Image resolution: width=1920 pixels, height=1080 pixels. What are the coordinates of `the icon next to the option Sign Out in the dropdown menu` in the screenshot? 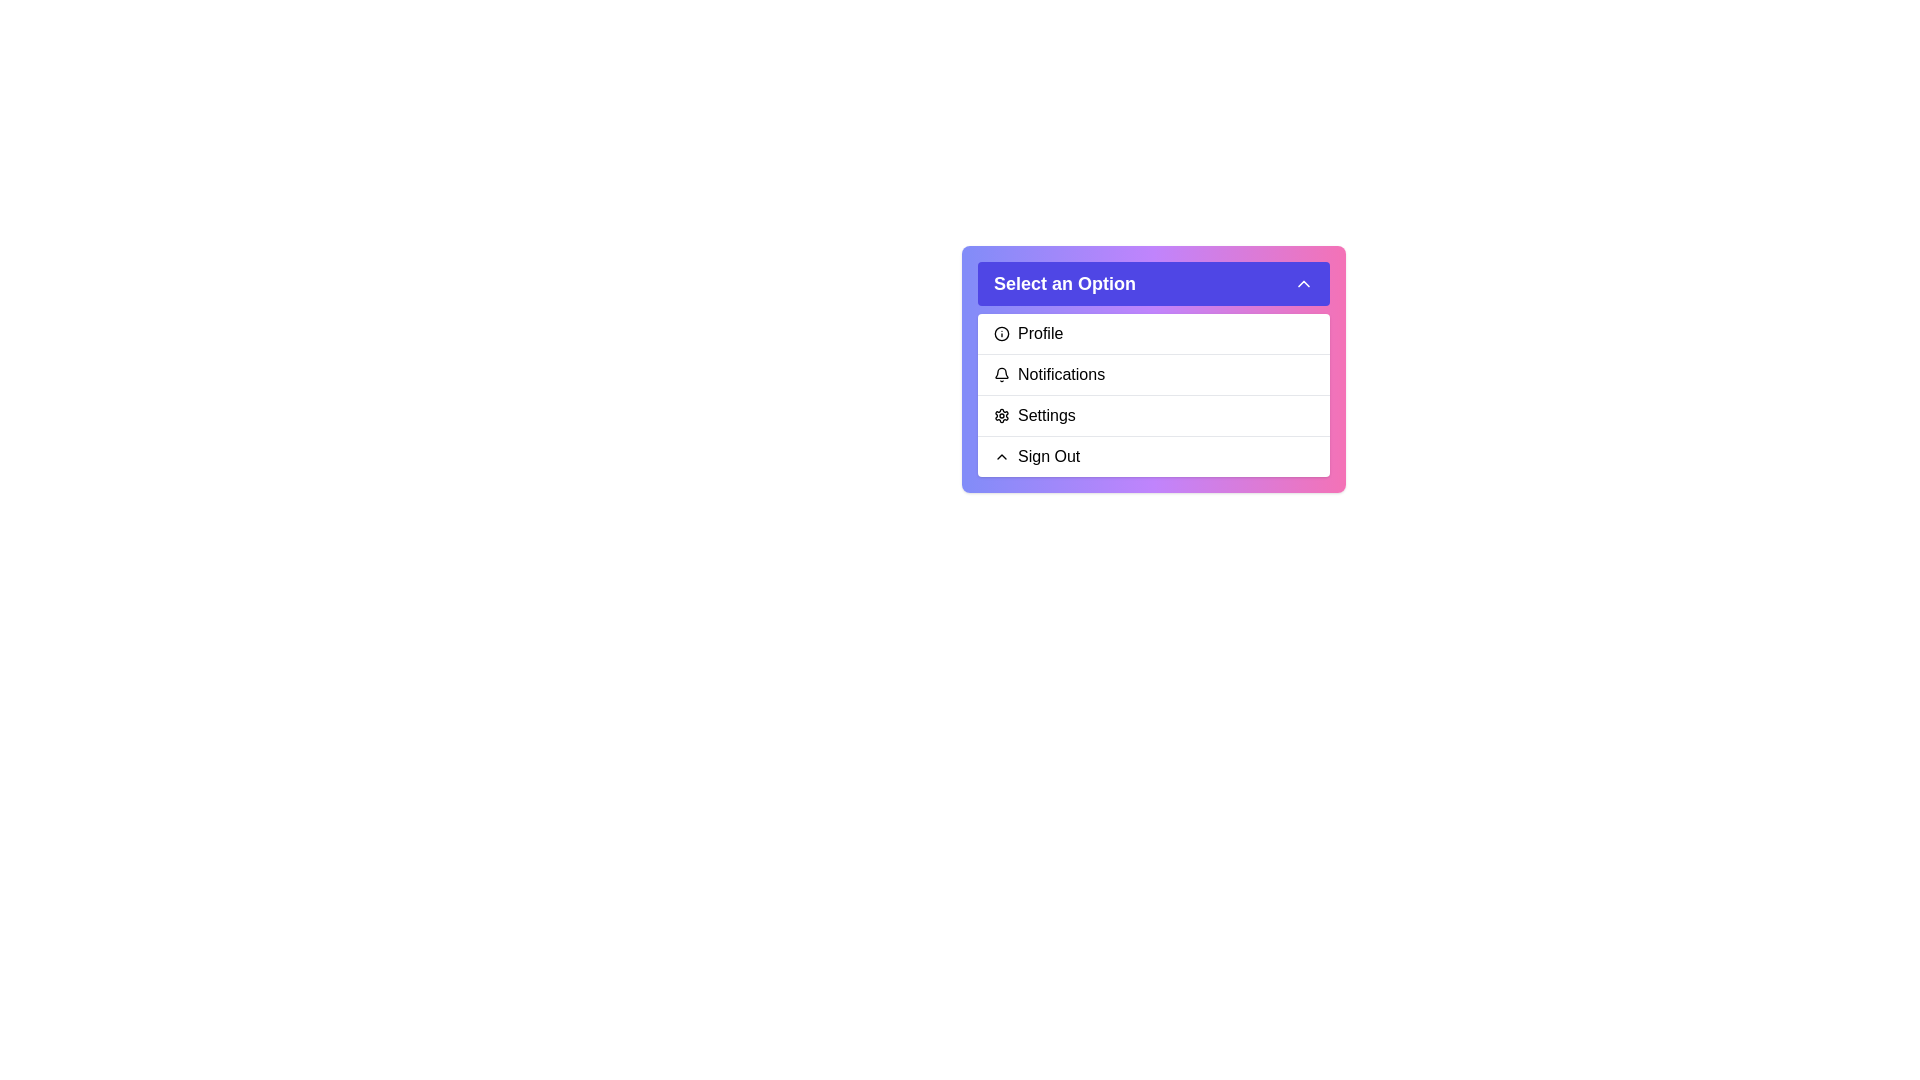 It's located at (1002, 456).